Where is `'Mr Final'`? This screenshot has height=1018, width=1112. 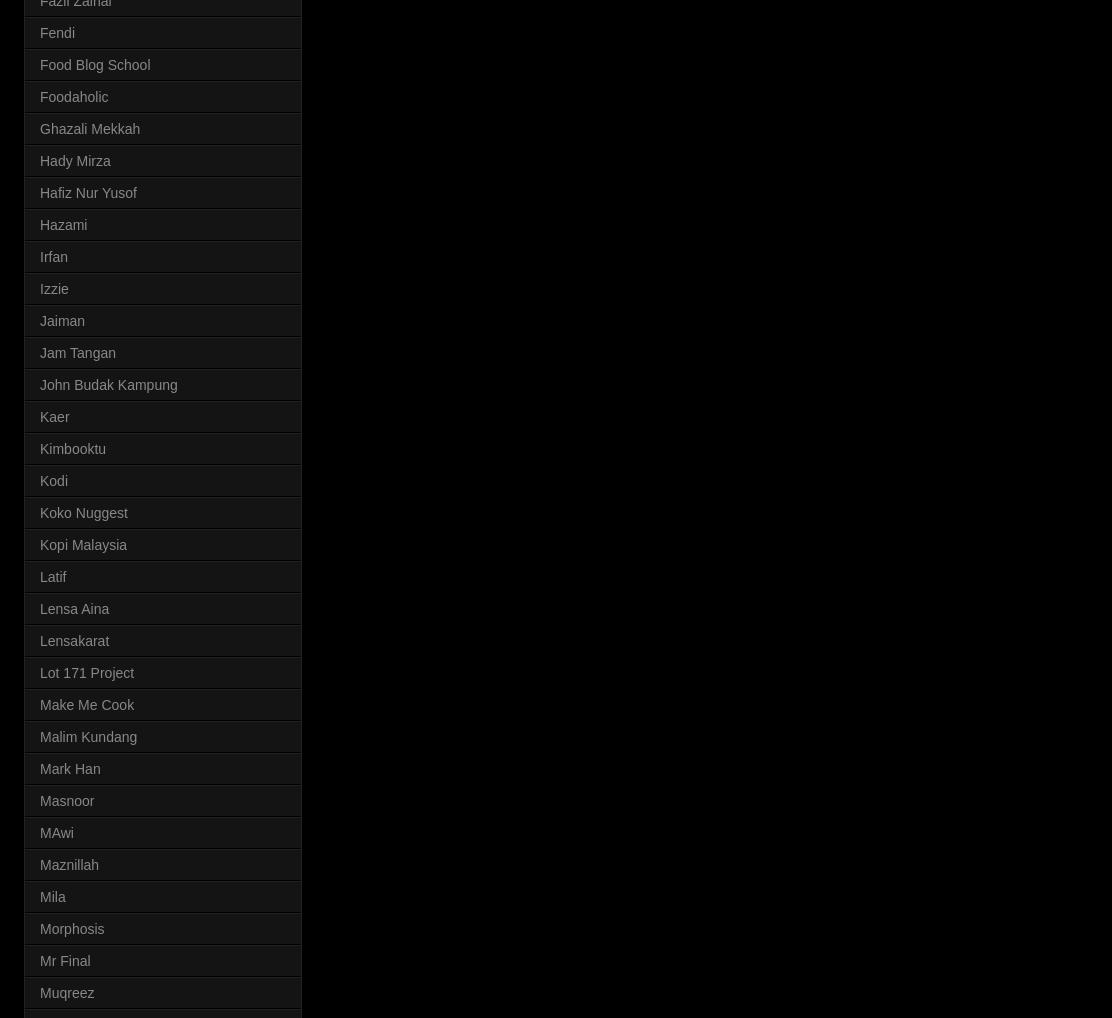 'Mr Final' is located at coordinates (65, 958).